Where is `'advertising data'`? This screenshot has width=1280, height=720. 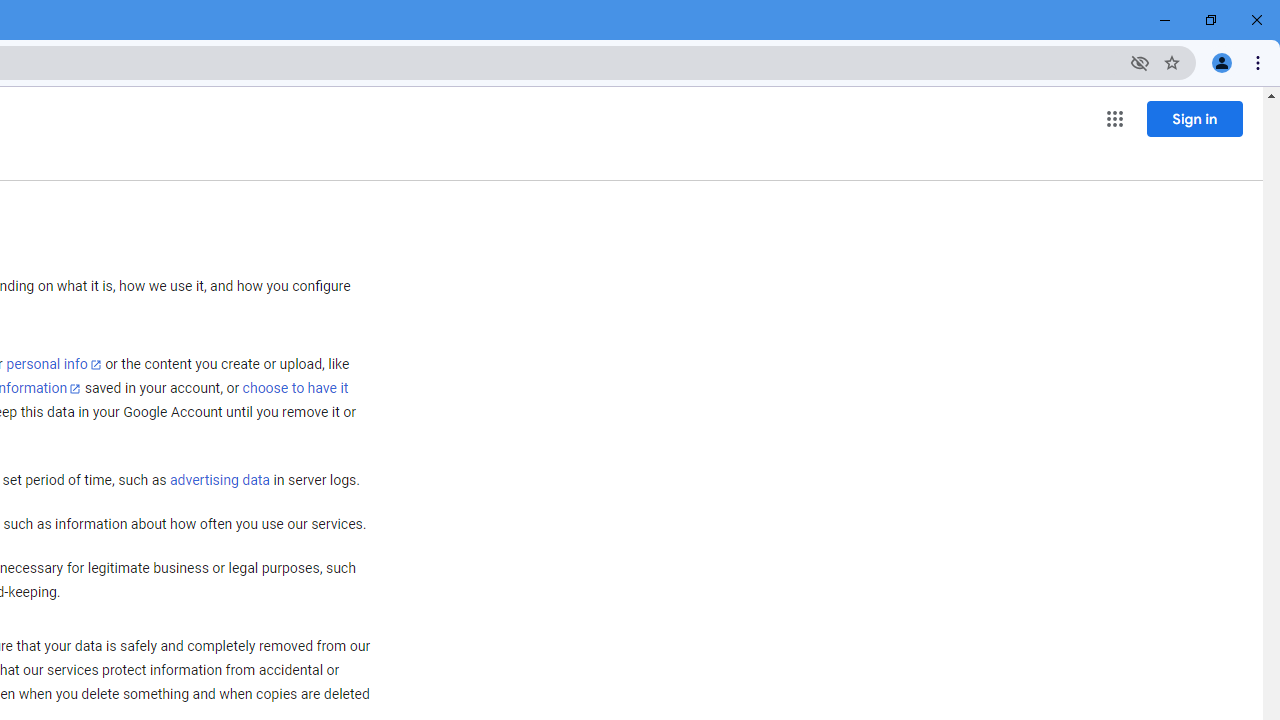
'advertising data' is located at coordinates (219, 481).